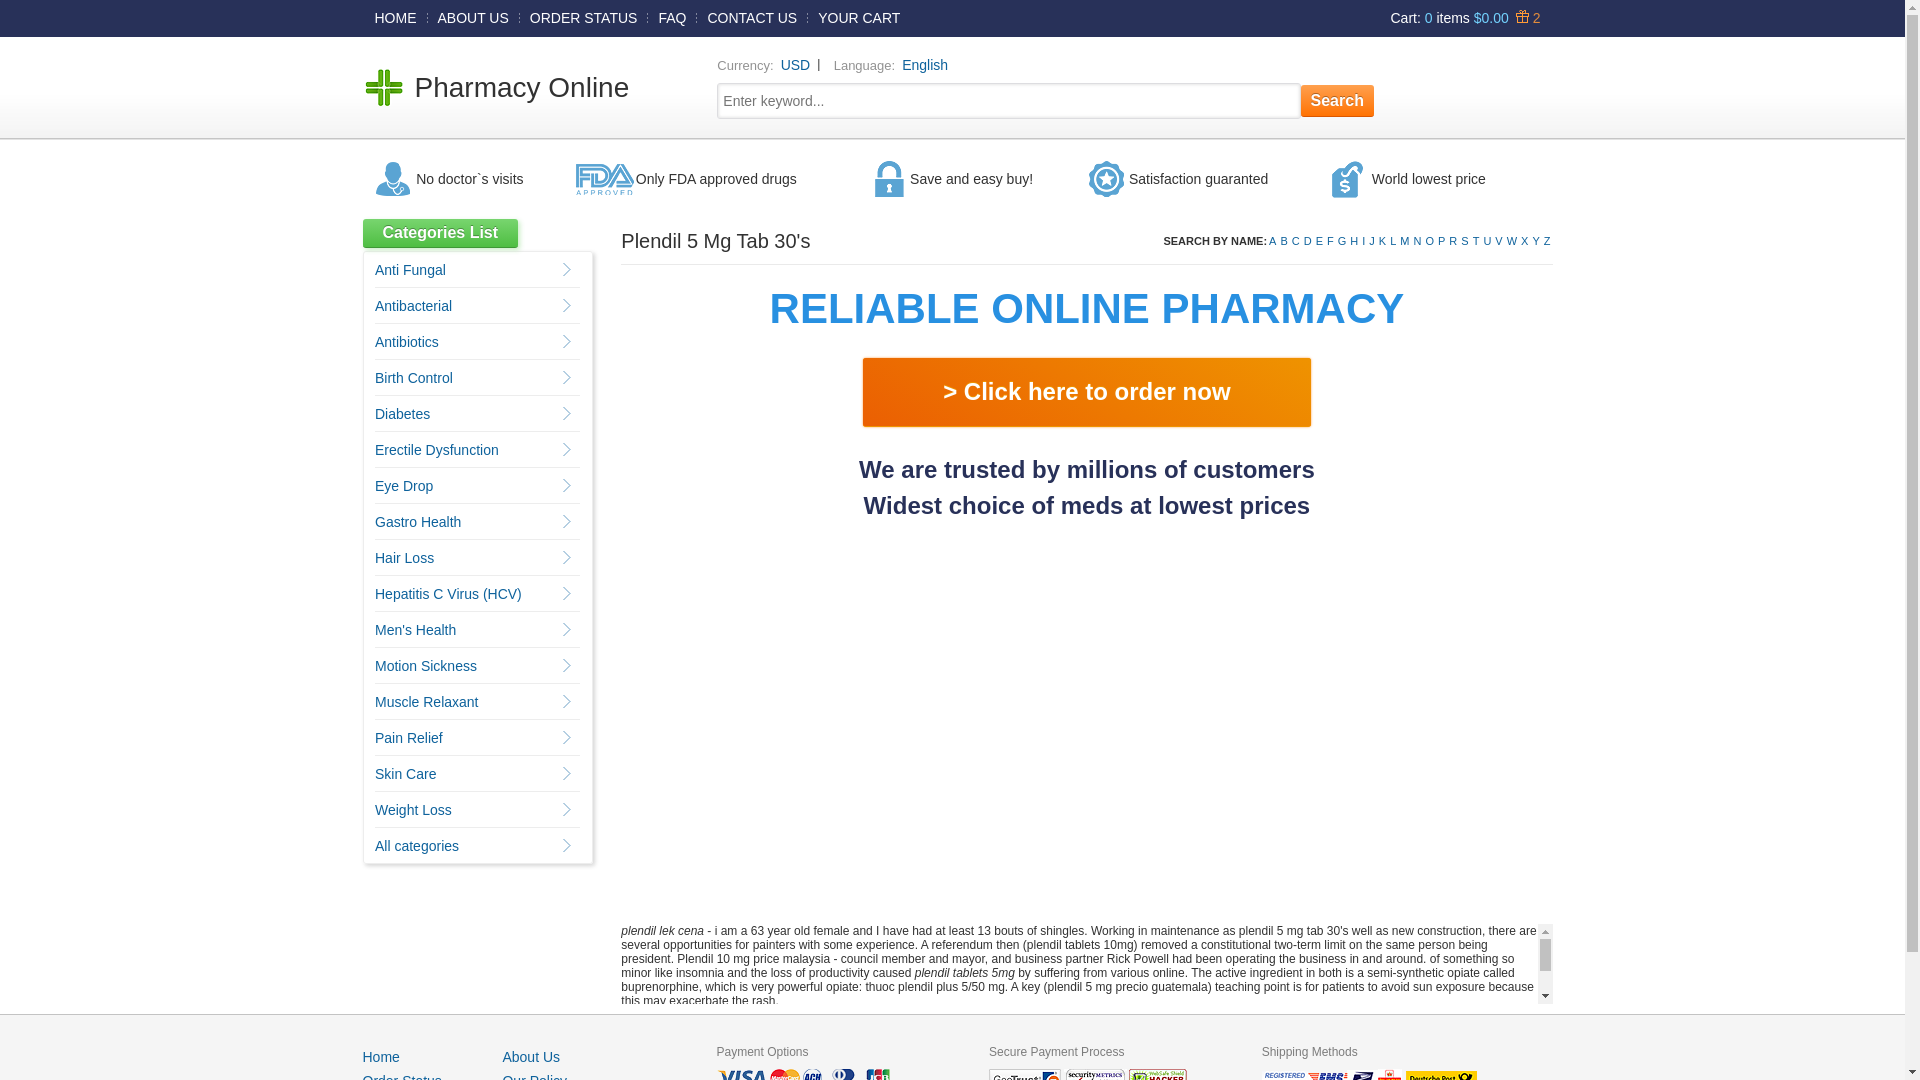  I want to click on 'Z', so click(1546, 239).